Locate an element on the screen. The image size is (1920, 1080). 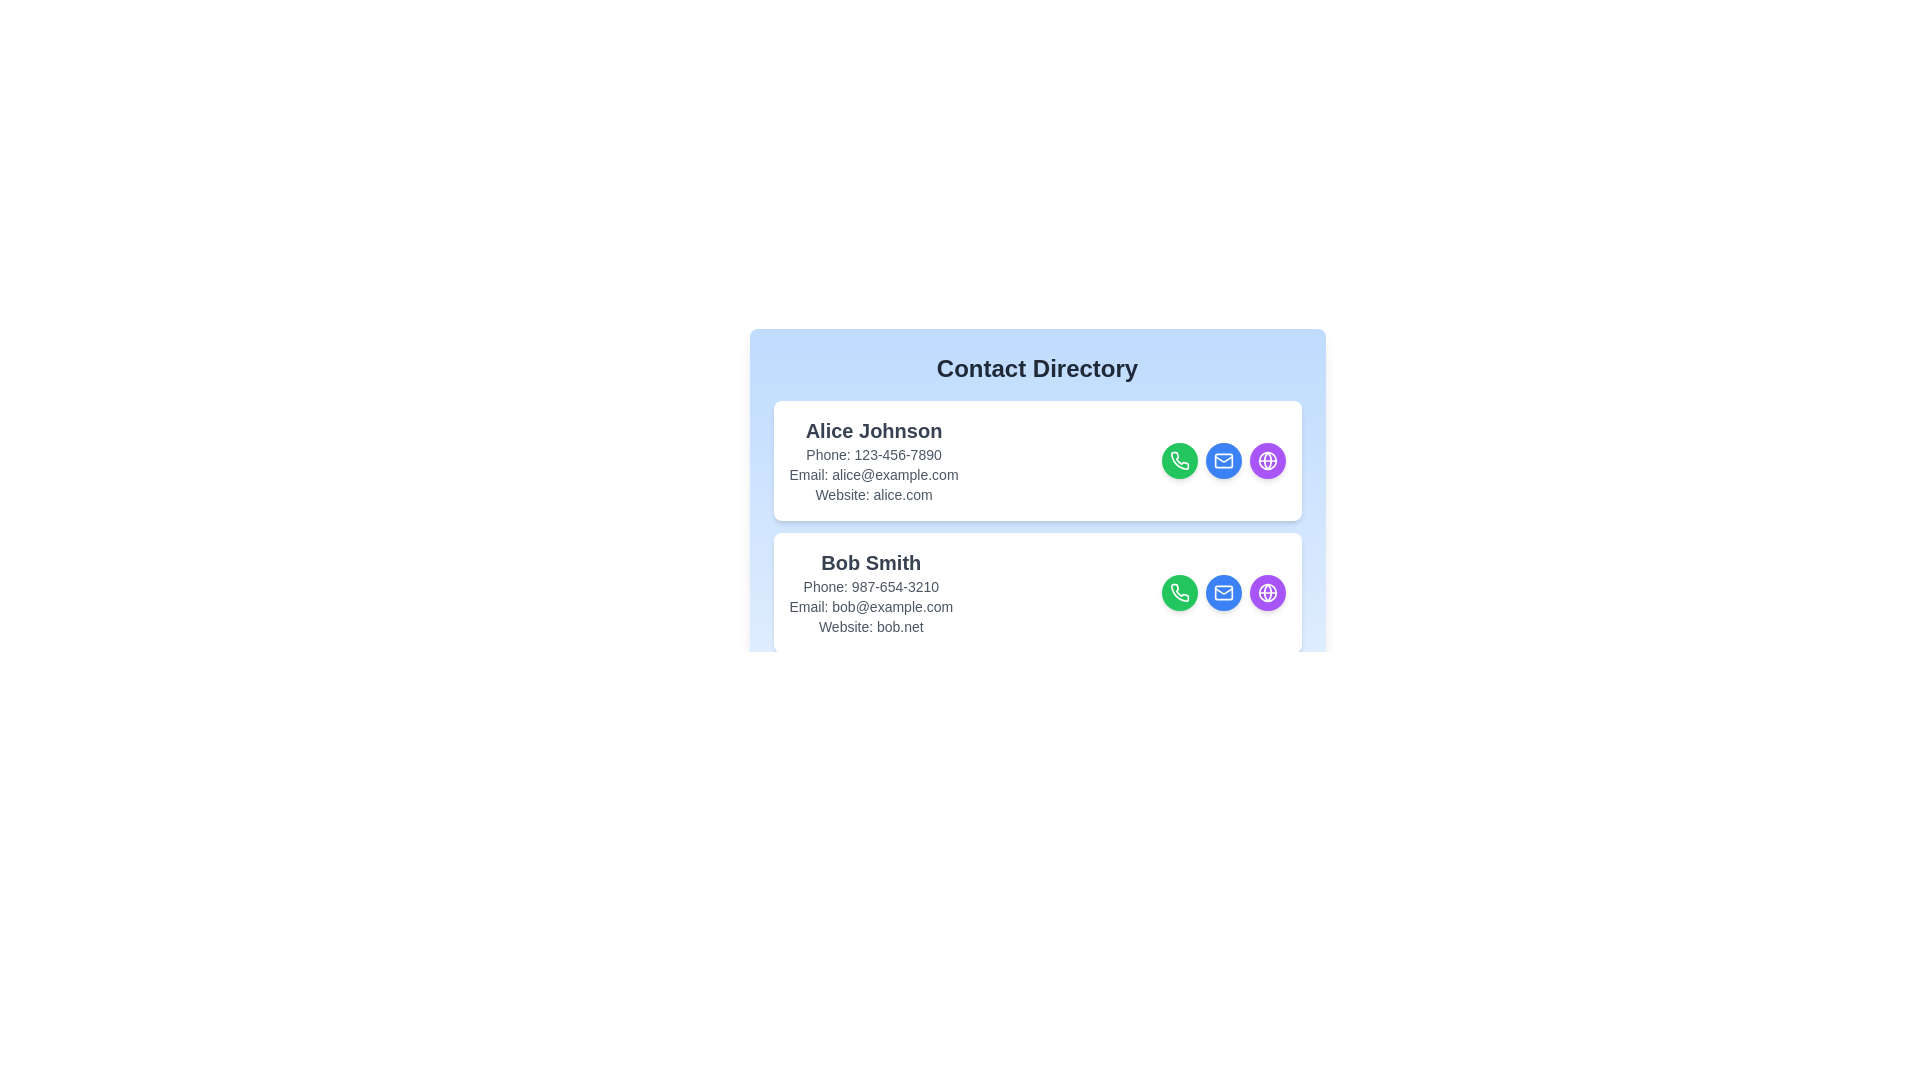
call button for the contact Bob Smith is located at coordinates (1179, 592).